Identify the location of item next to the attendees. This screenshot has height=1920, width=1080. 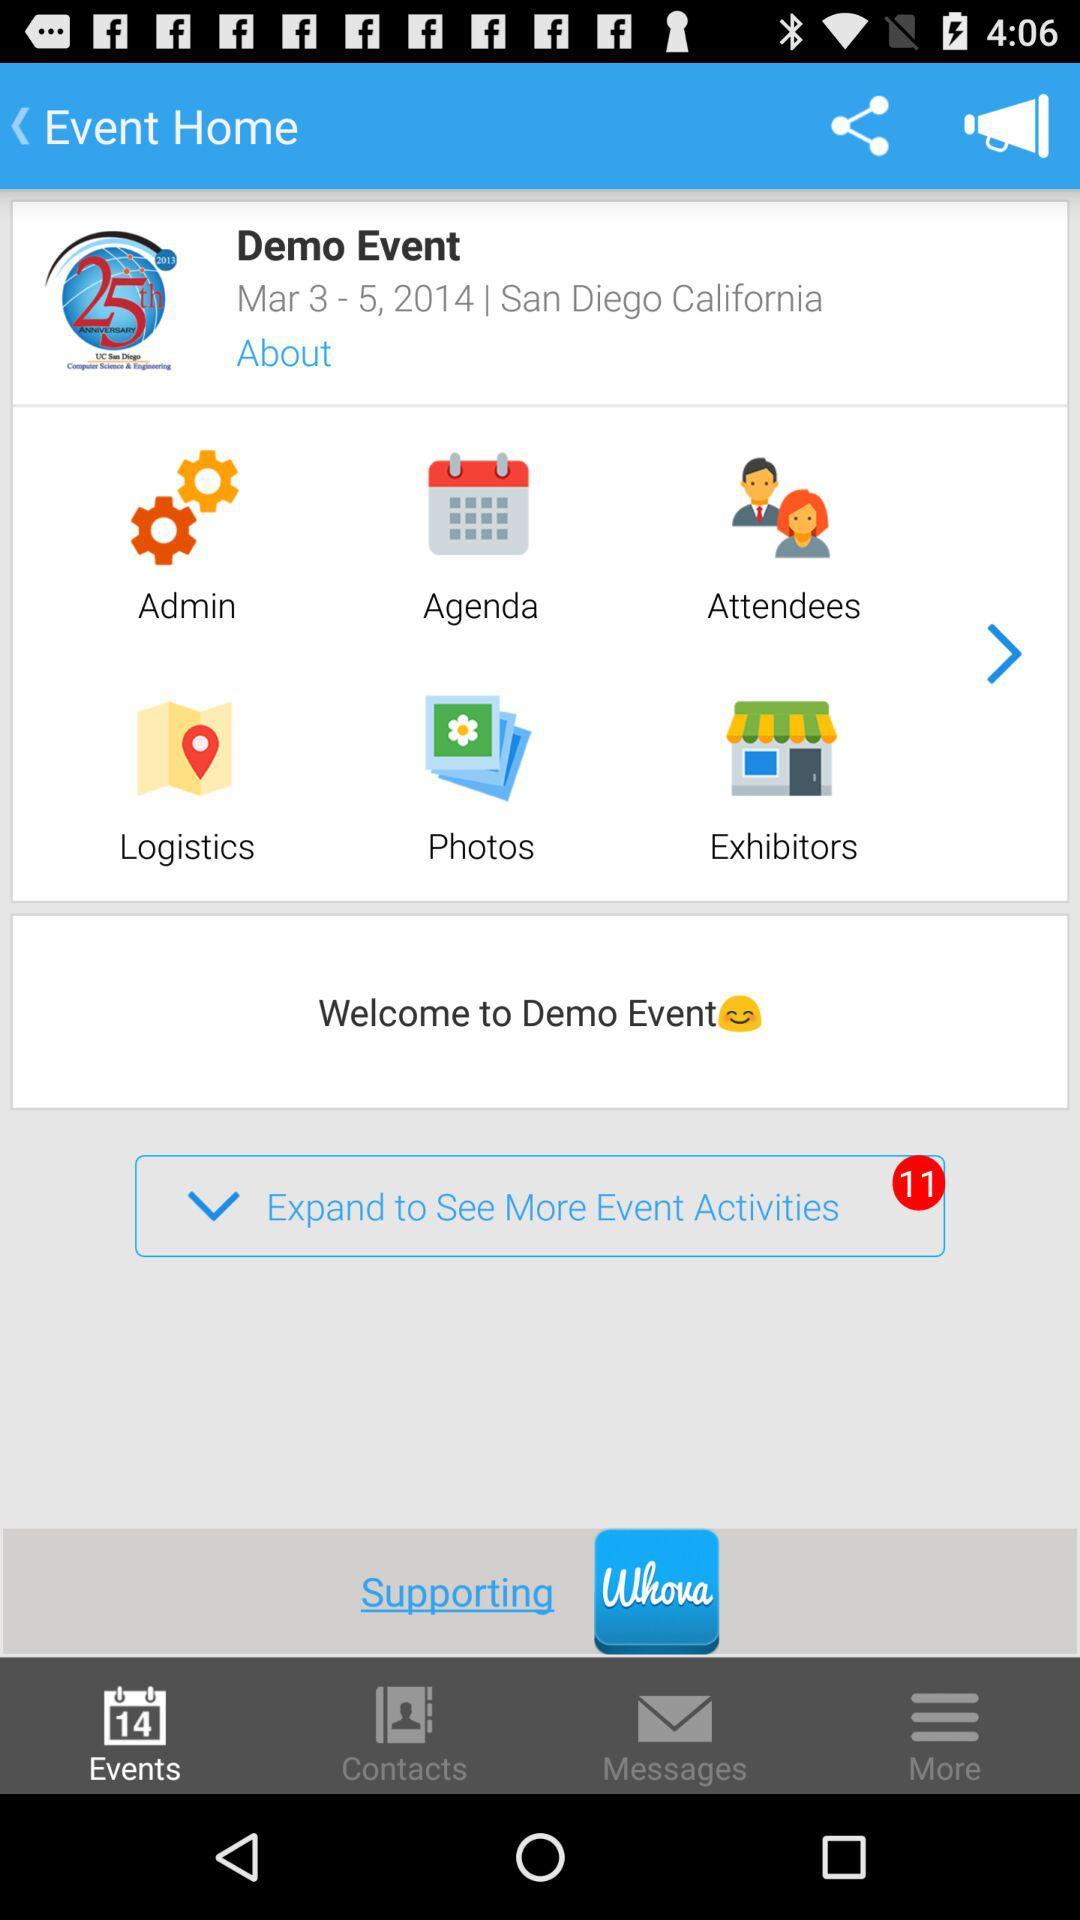
(1004, 653).